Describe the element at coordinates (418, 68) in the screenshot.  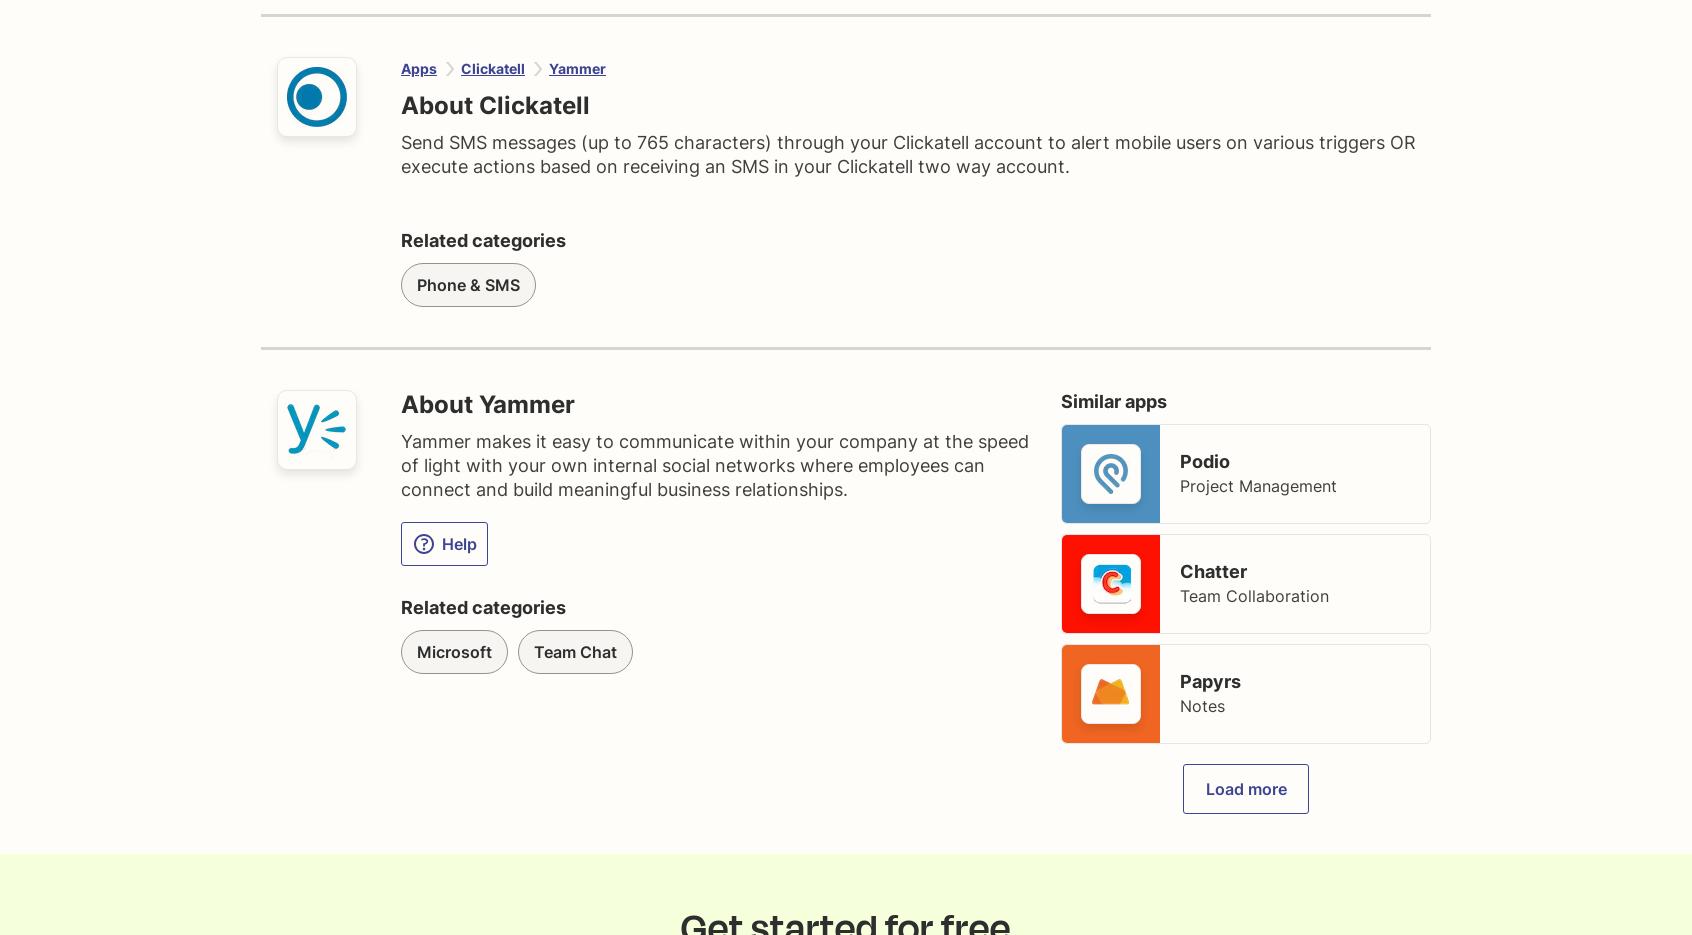
I see `'Apps'` at that location.